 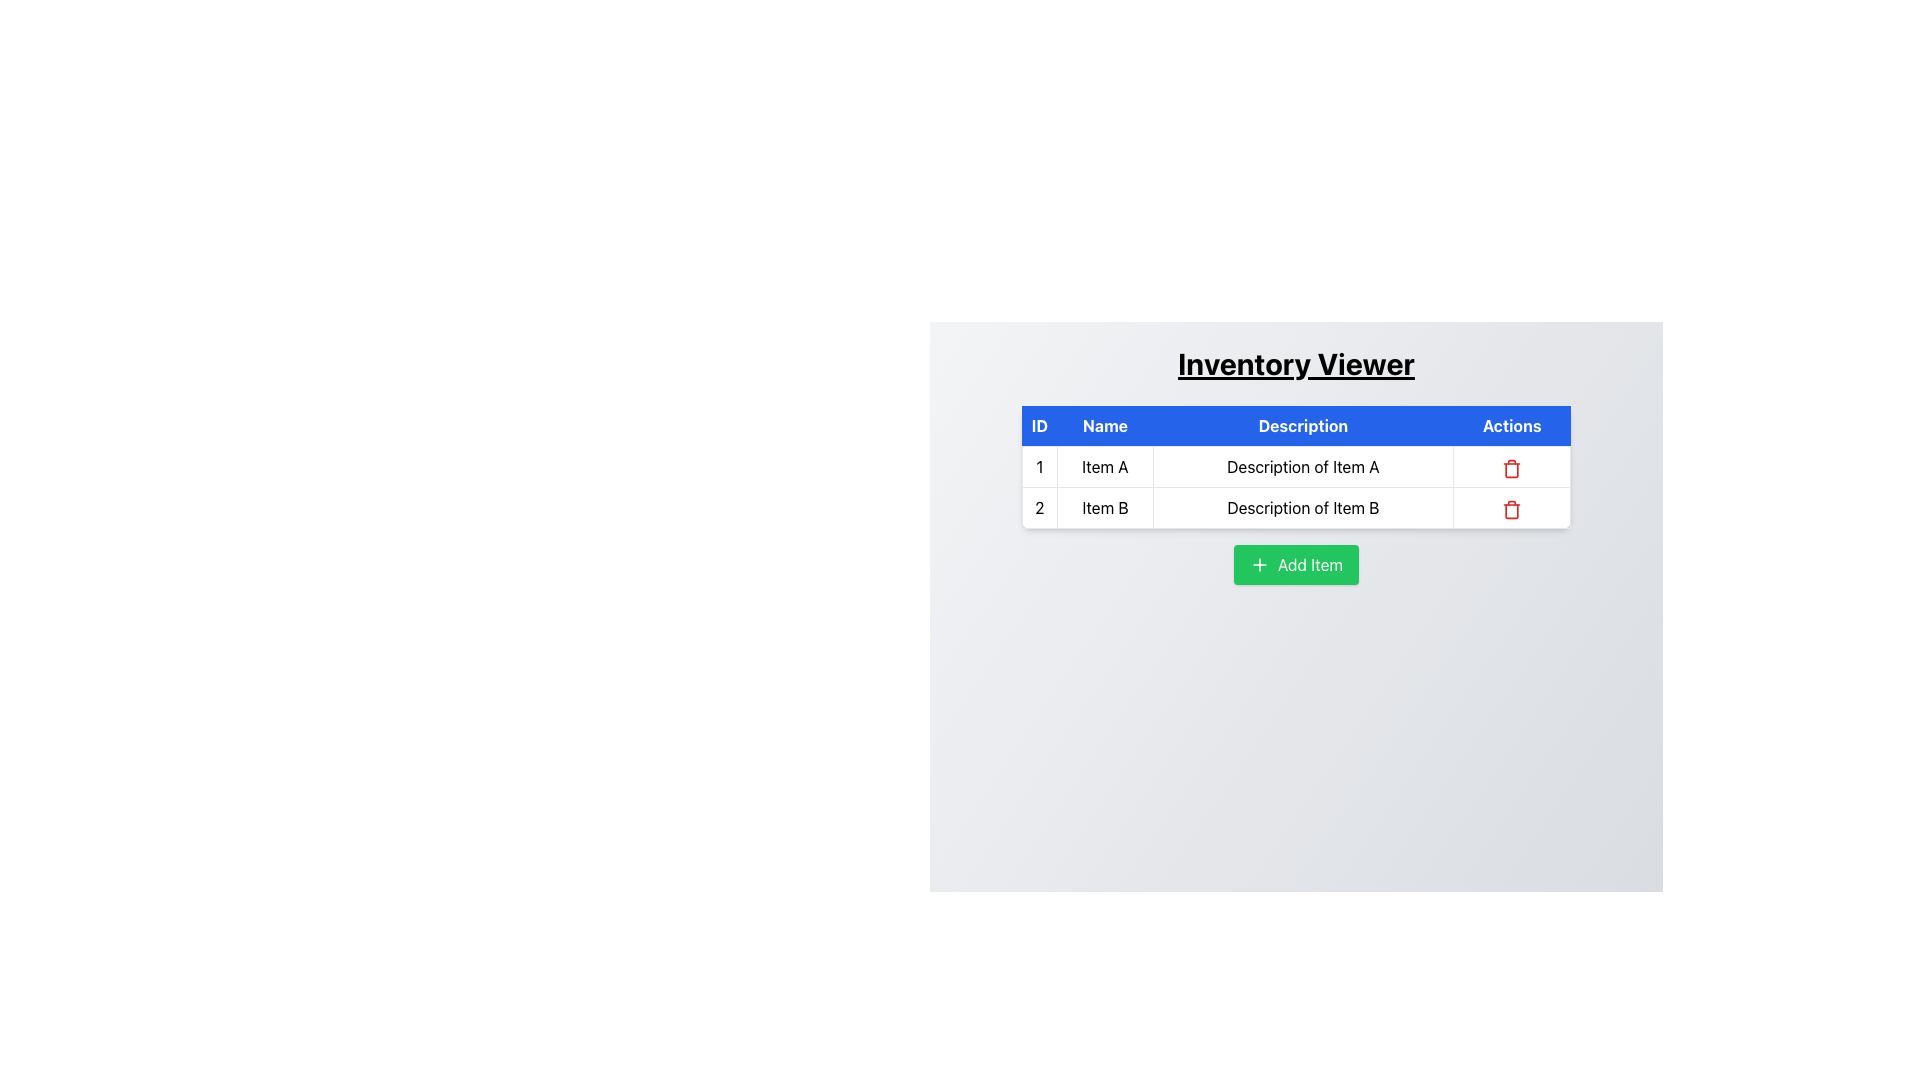 What do you see at coordinates (1038, 424) in the screenshot?
I see `label of the Table Header which is the first column header in a table, indicating the IDs of the data below` at bounding box center [1038, 424].